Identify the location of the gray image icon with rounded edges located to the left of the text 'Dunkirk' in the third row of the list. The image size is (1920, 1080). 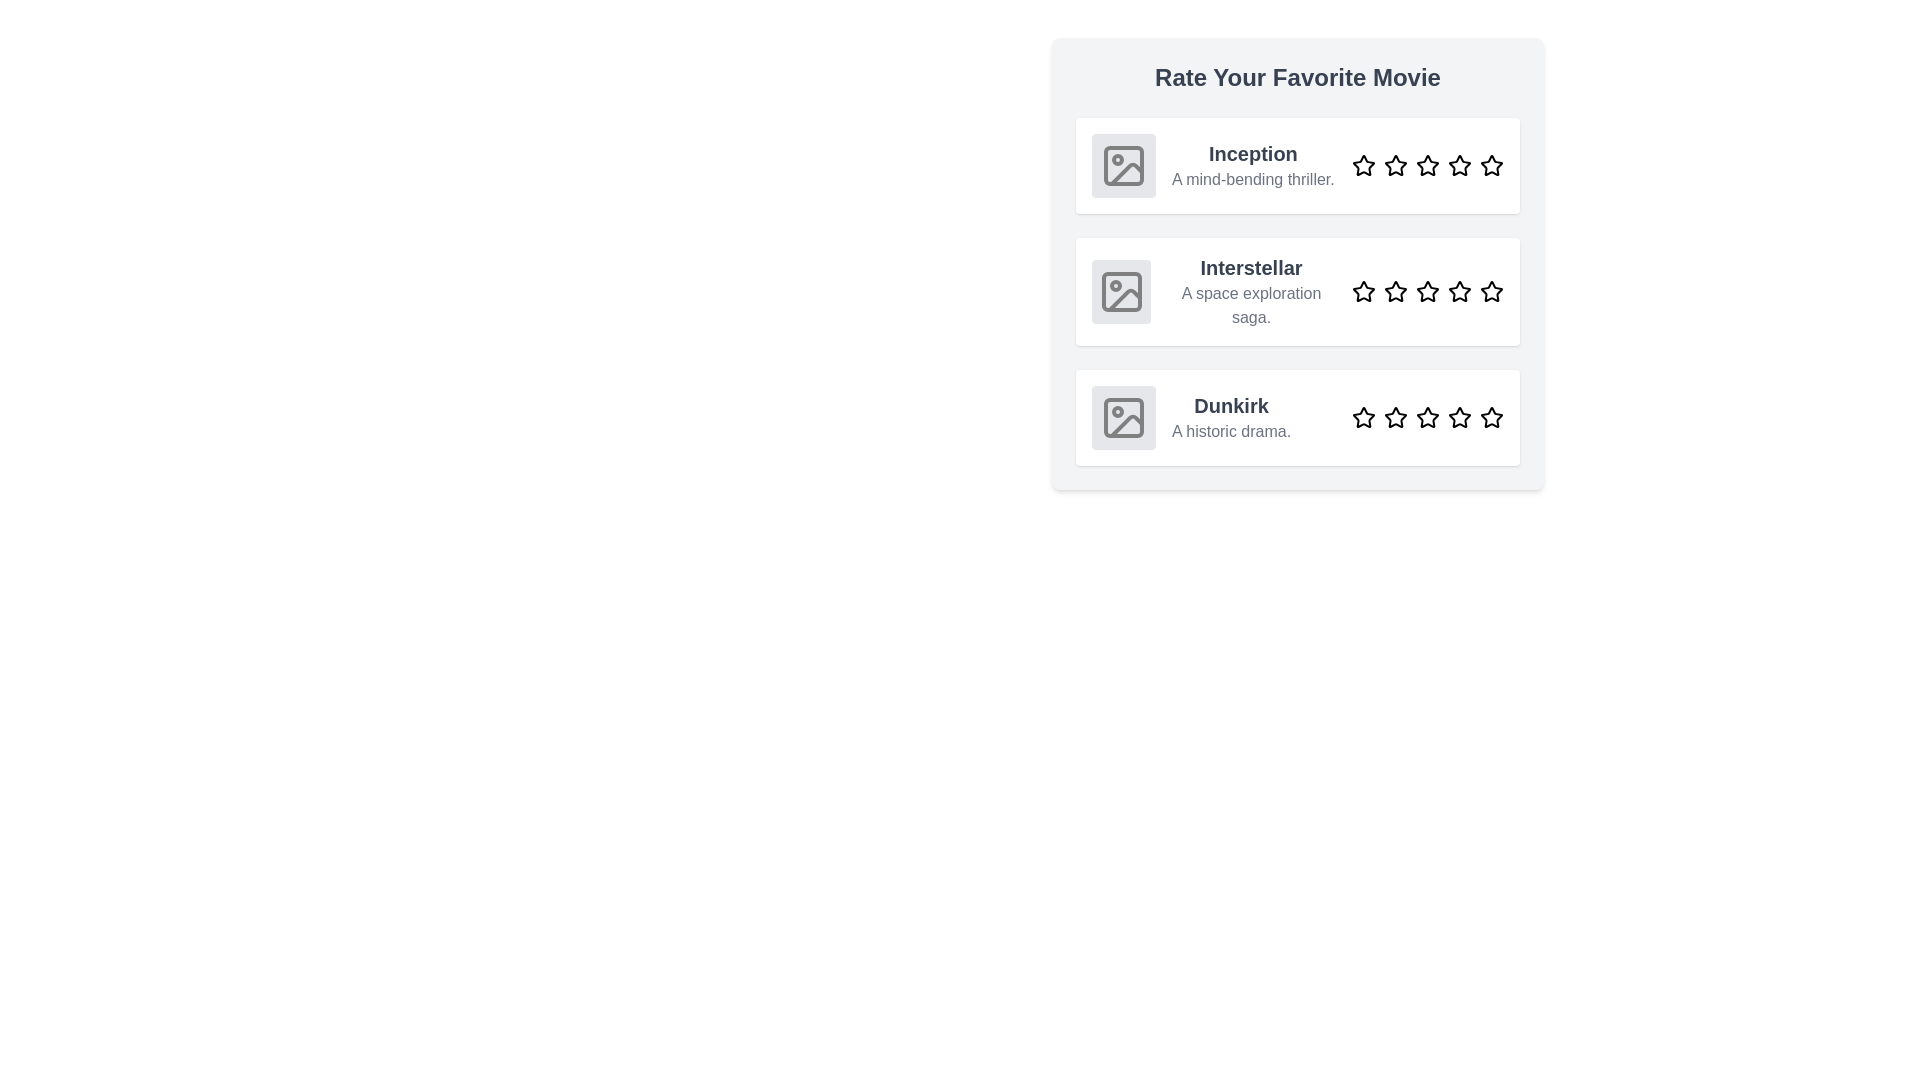
(1123, 416).